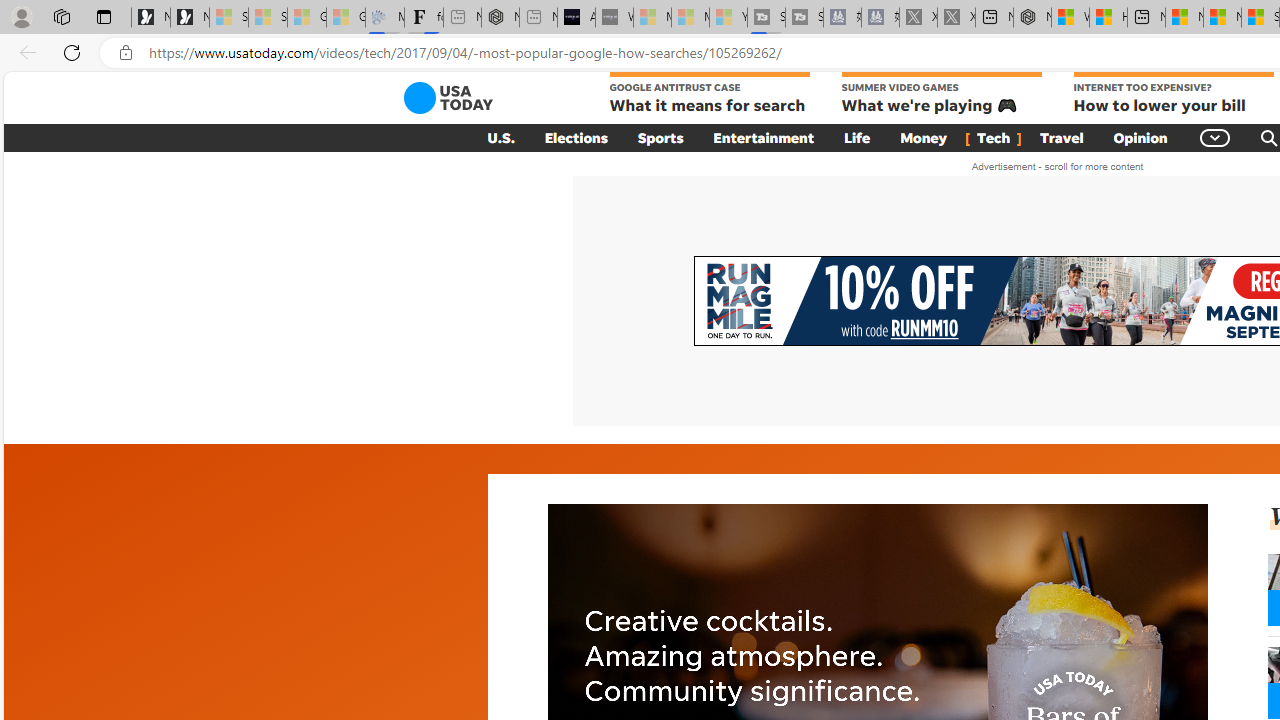 The width and height of the screenshot is (1280, 720). What do you see at coordinates (614, 17) in the screenshot?
I see `'What'` at bounding box center [614, 17].